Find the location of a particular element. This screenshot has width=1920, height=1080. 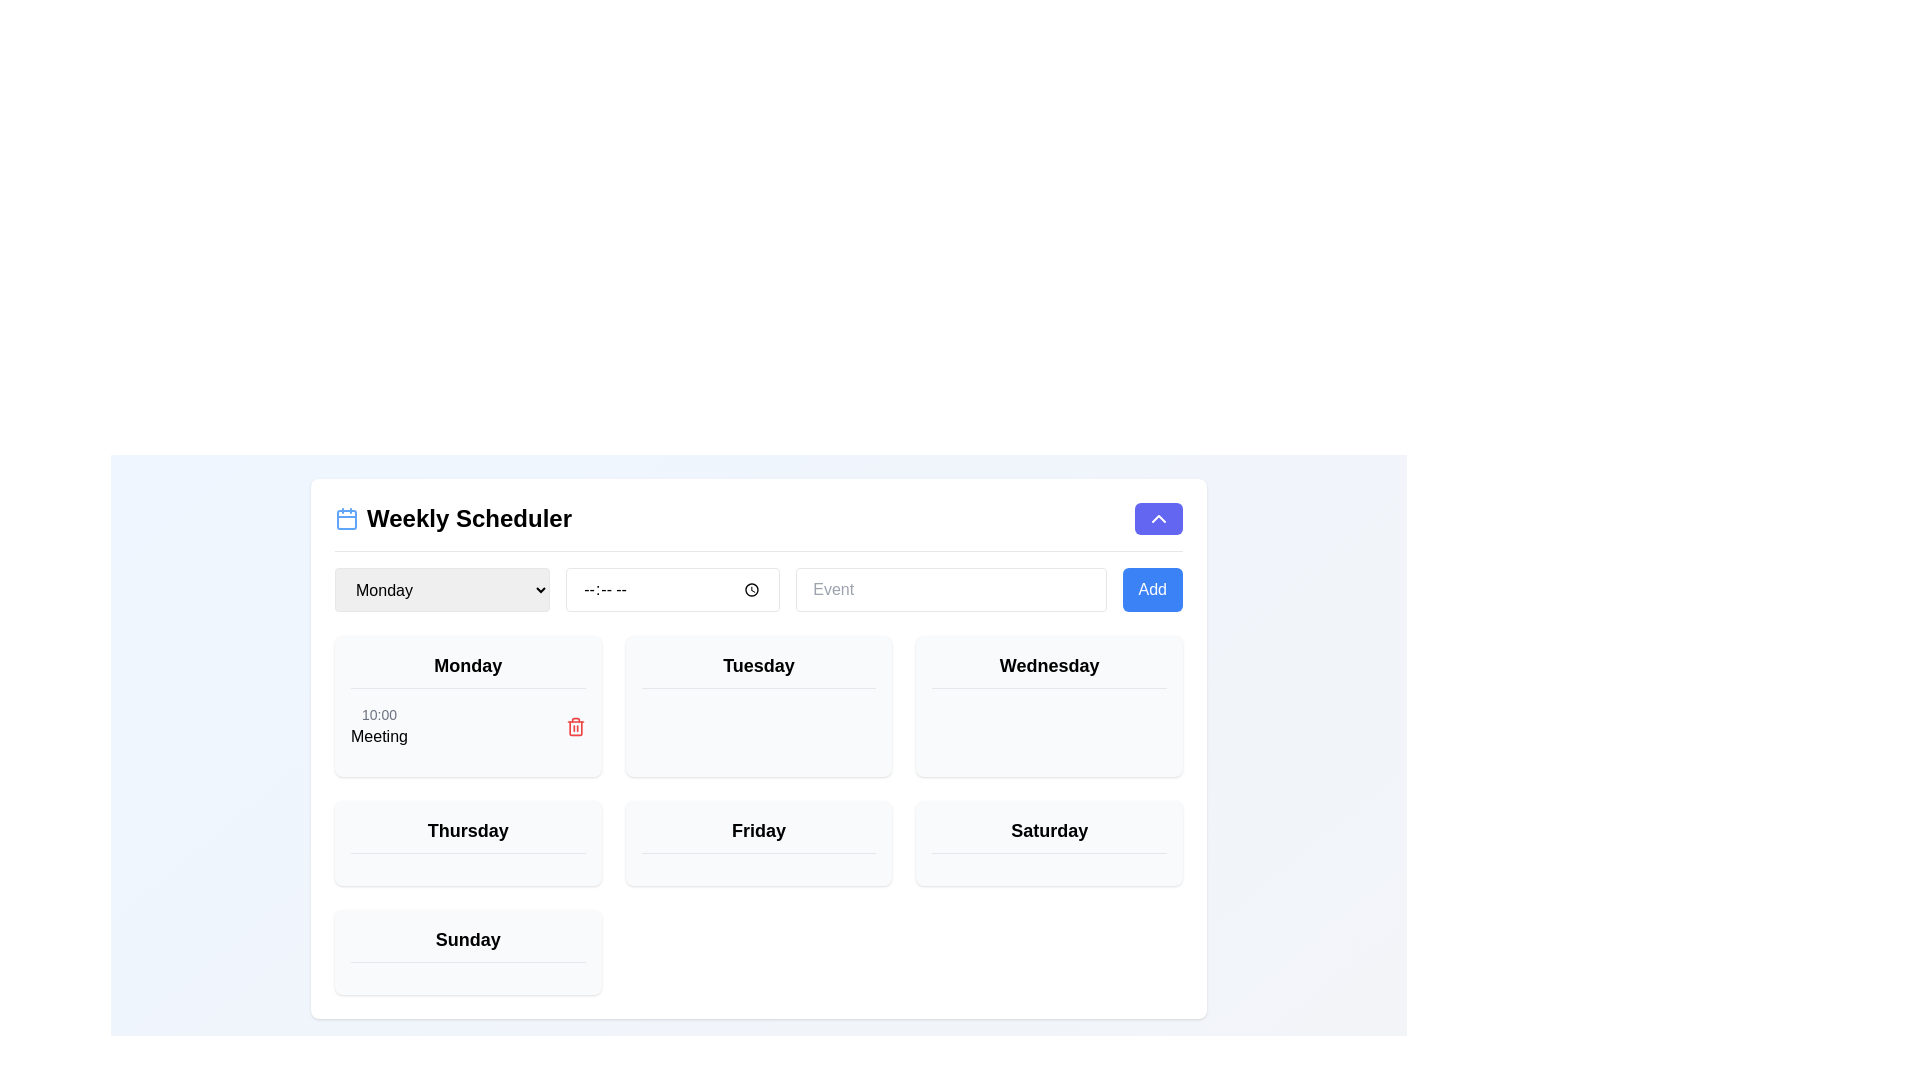

the static text label for the 'Sunday' section in the weekly scheduler interface, located at the bottom of the weekly scheduler grid is located at coordinates (467, 944).